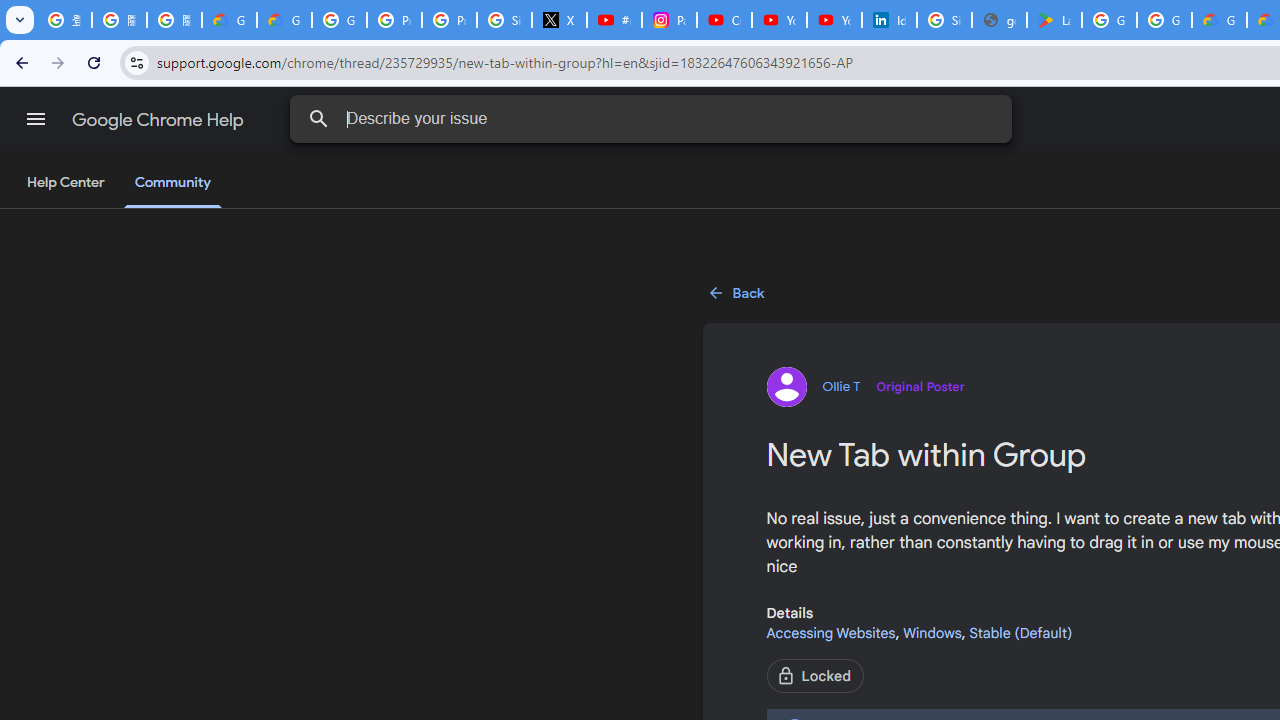 Image resolution: width=1280 pixels, height=720 pixels. Describe the element at coordinates (614, 20) in the screenshot. I see `'#nbabasketballhighlights - YouTube'` at that location.